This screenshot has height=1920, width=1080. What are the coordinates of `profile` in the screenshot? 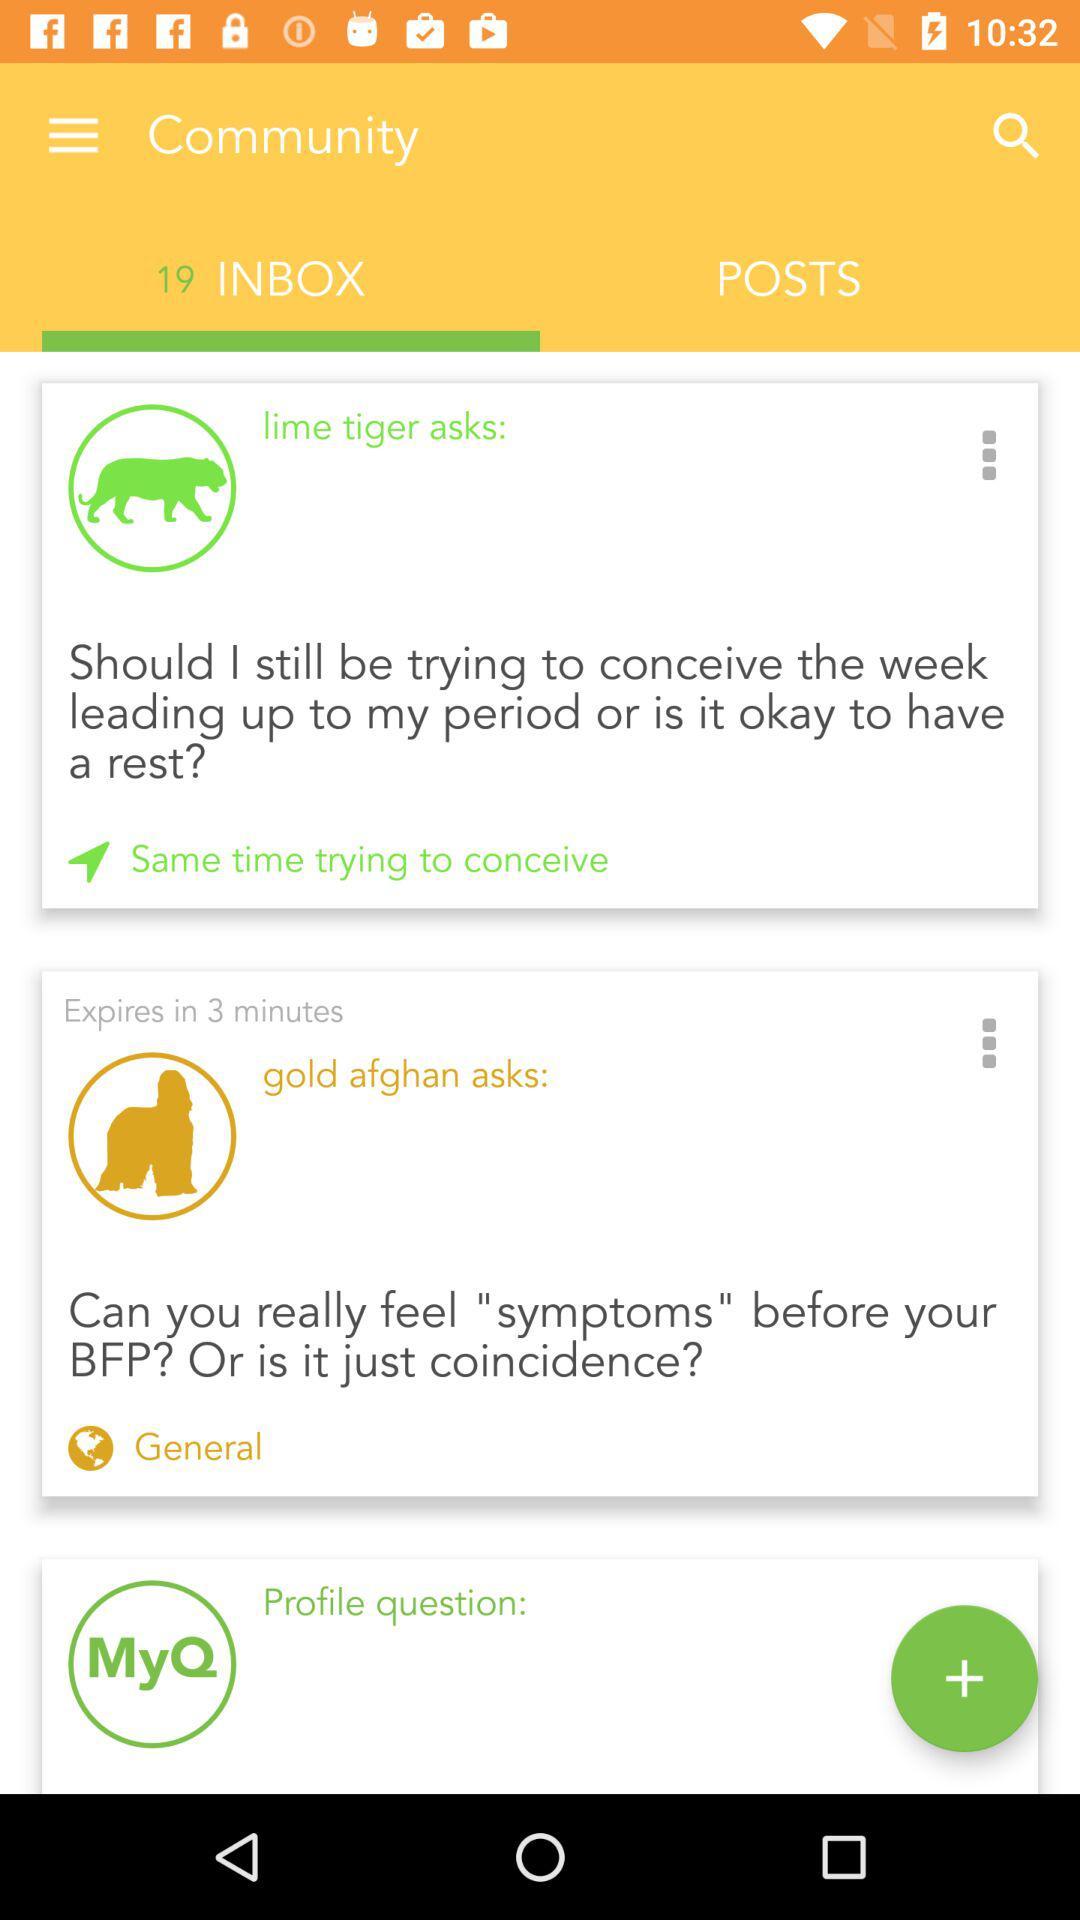 It's located at (963, 1678).